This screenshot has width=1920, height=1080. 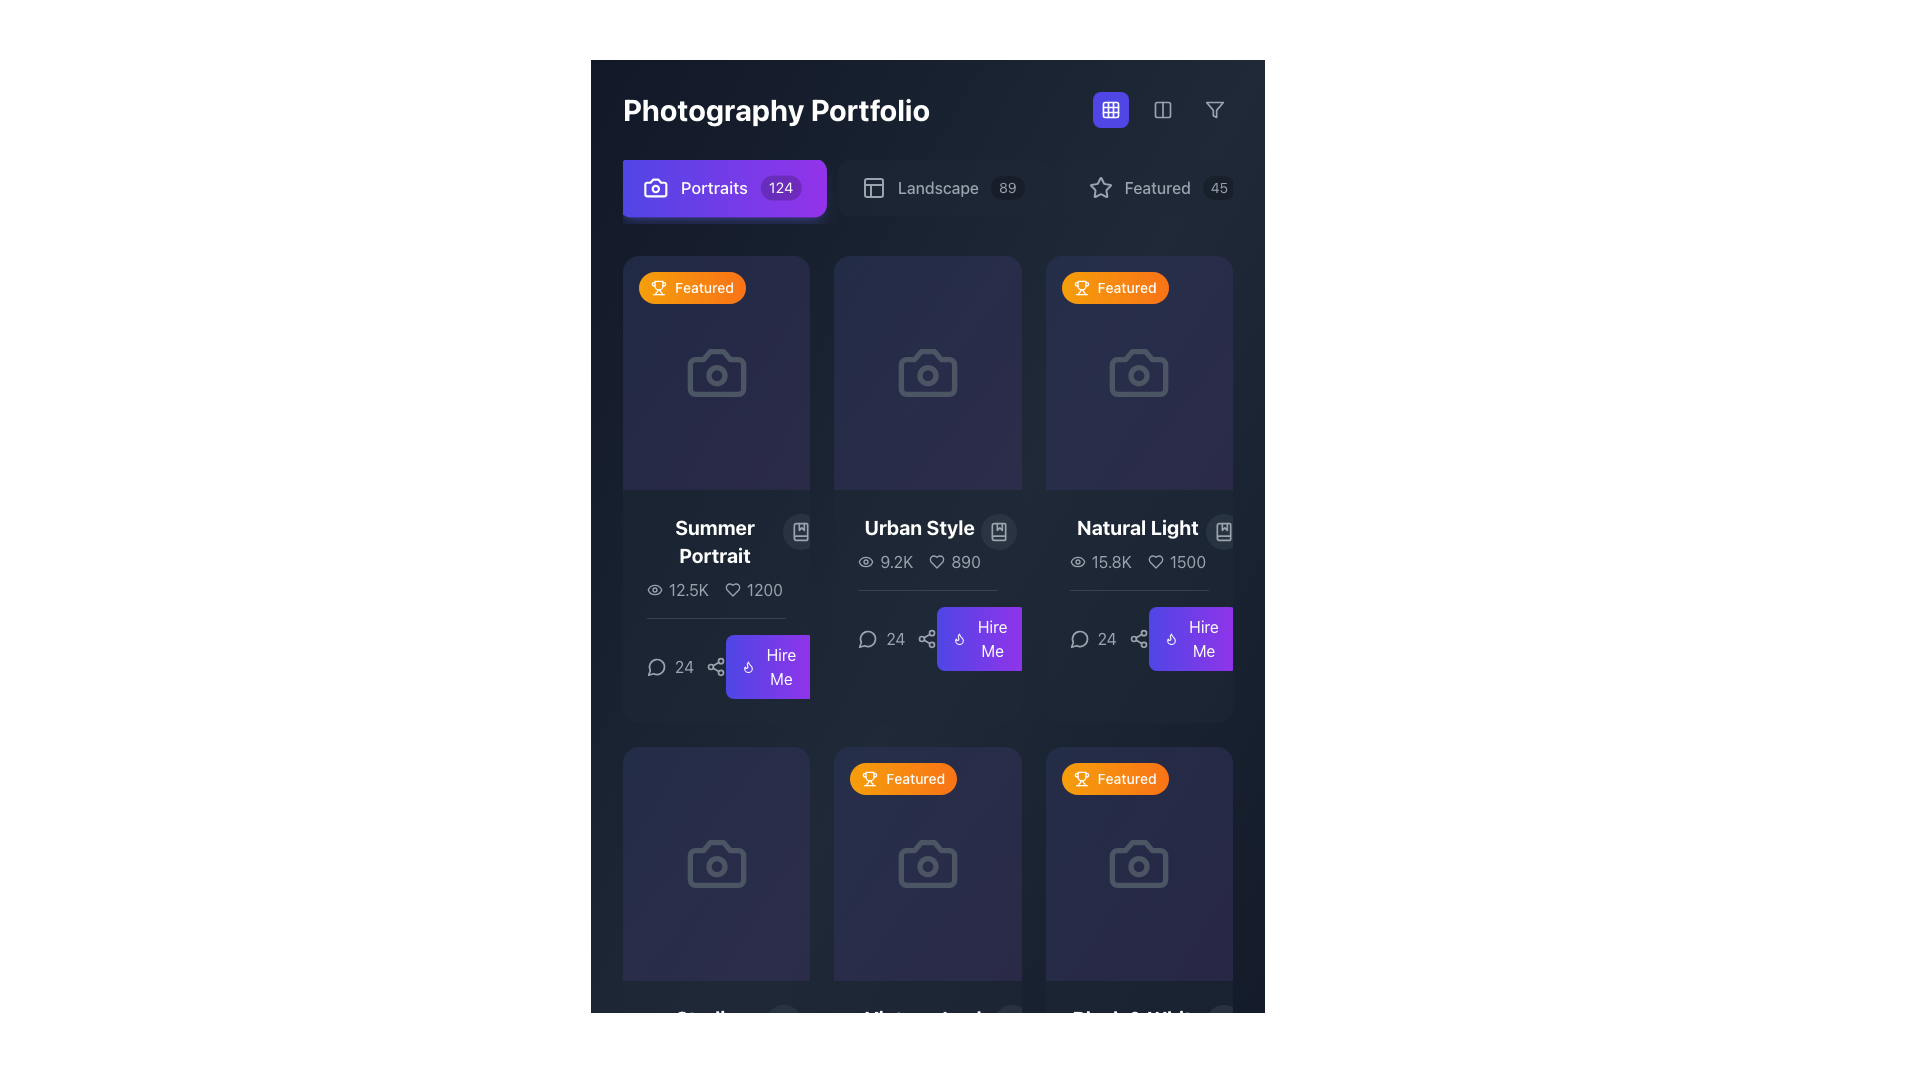 What do you see at coordinates (716, 489) in the screenshot?
I see `the title of the 'Summer Portrait' card in the topmost row of the grid layout` at bounding box center [716, 489].